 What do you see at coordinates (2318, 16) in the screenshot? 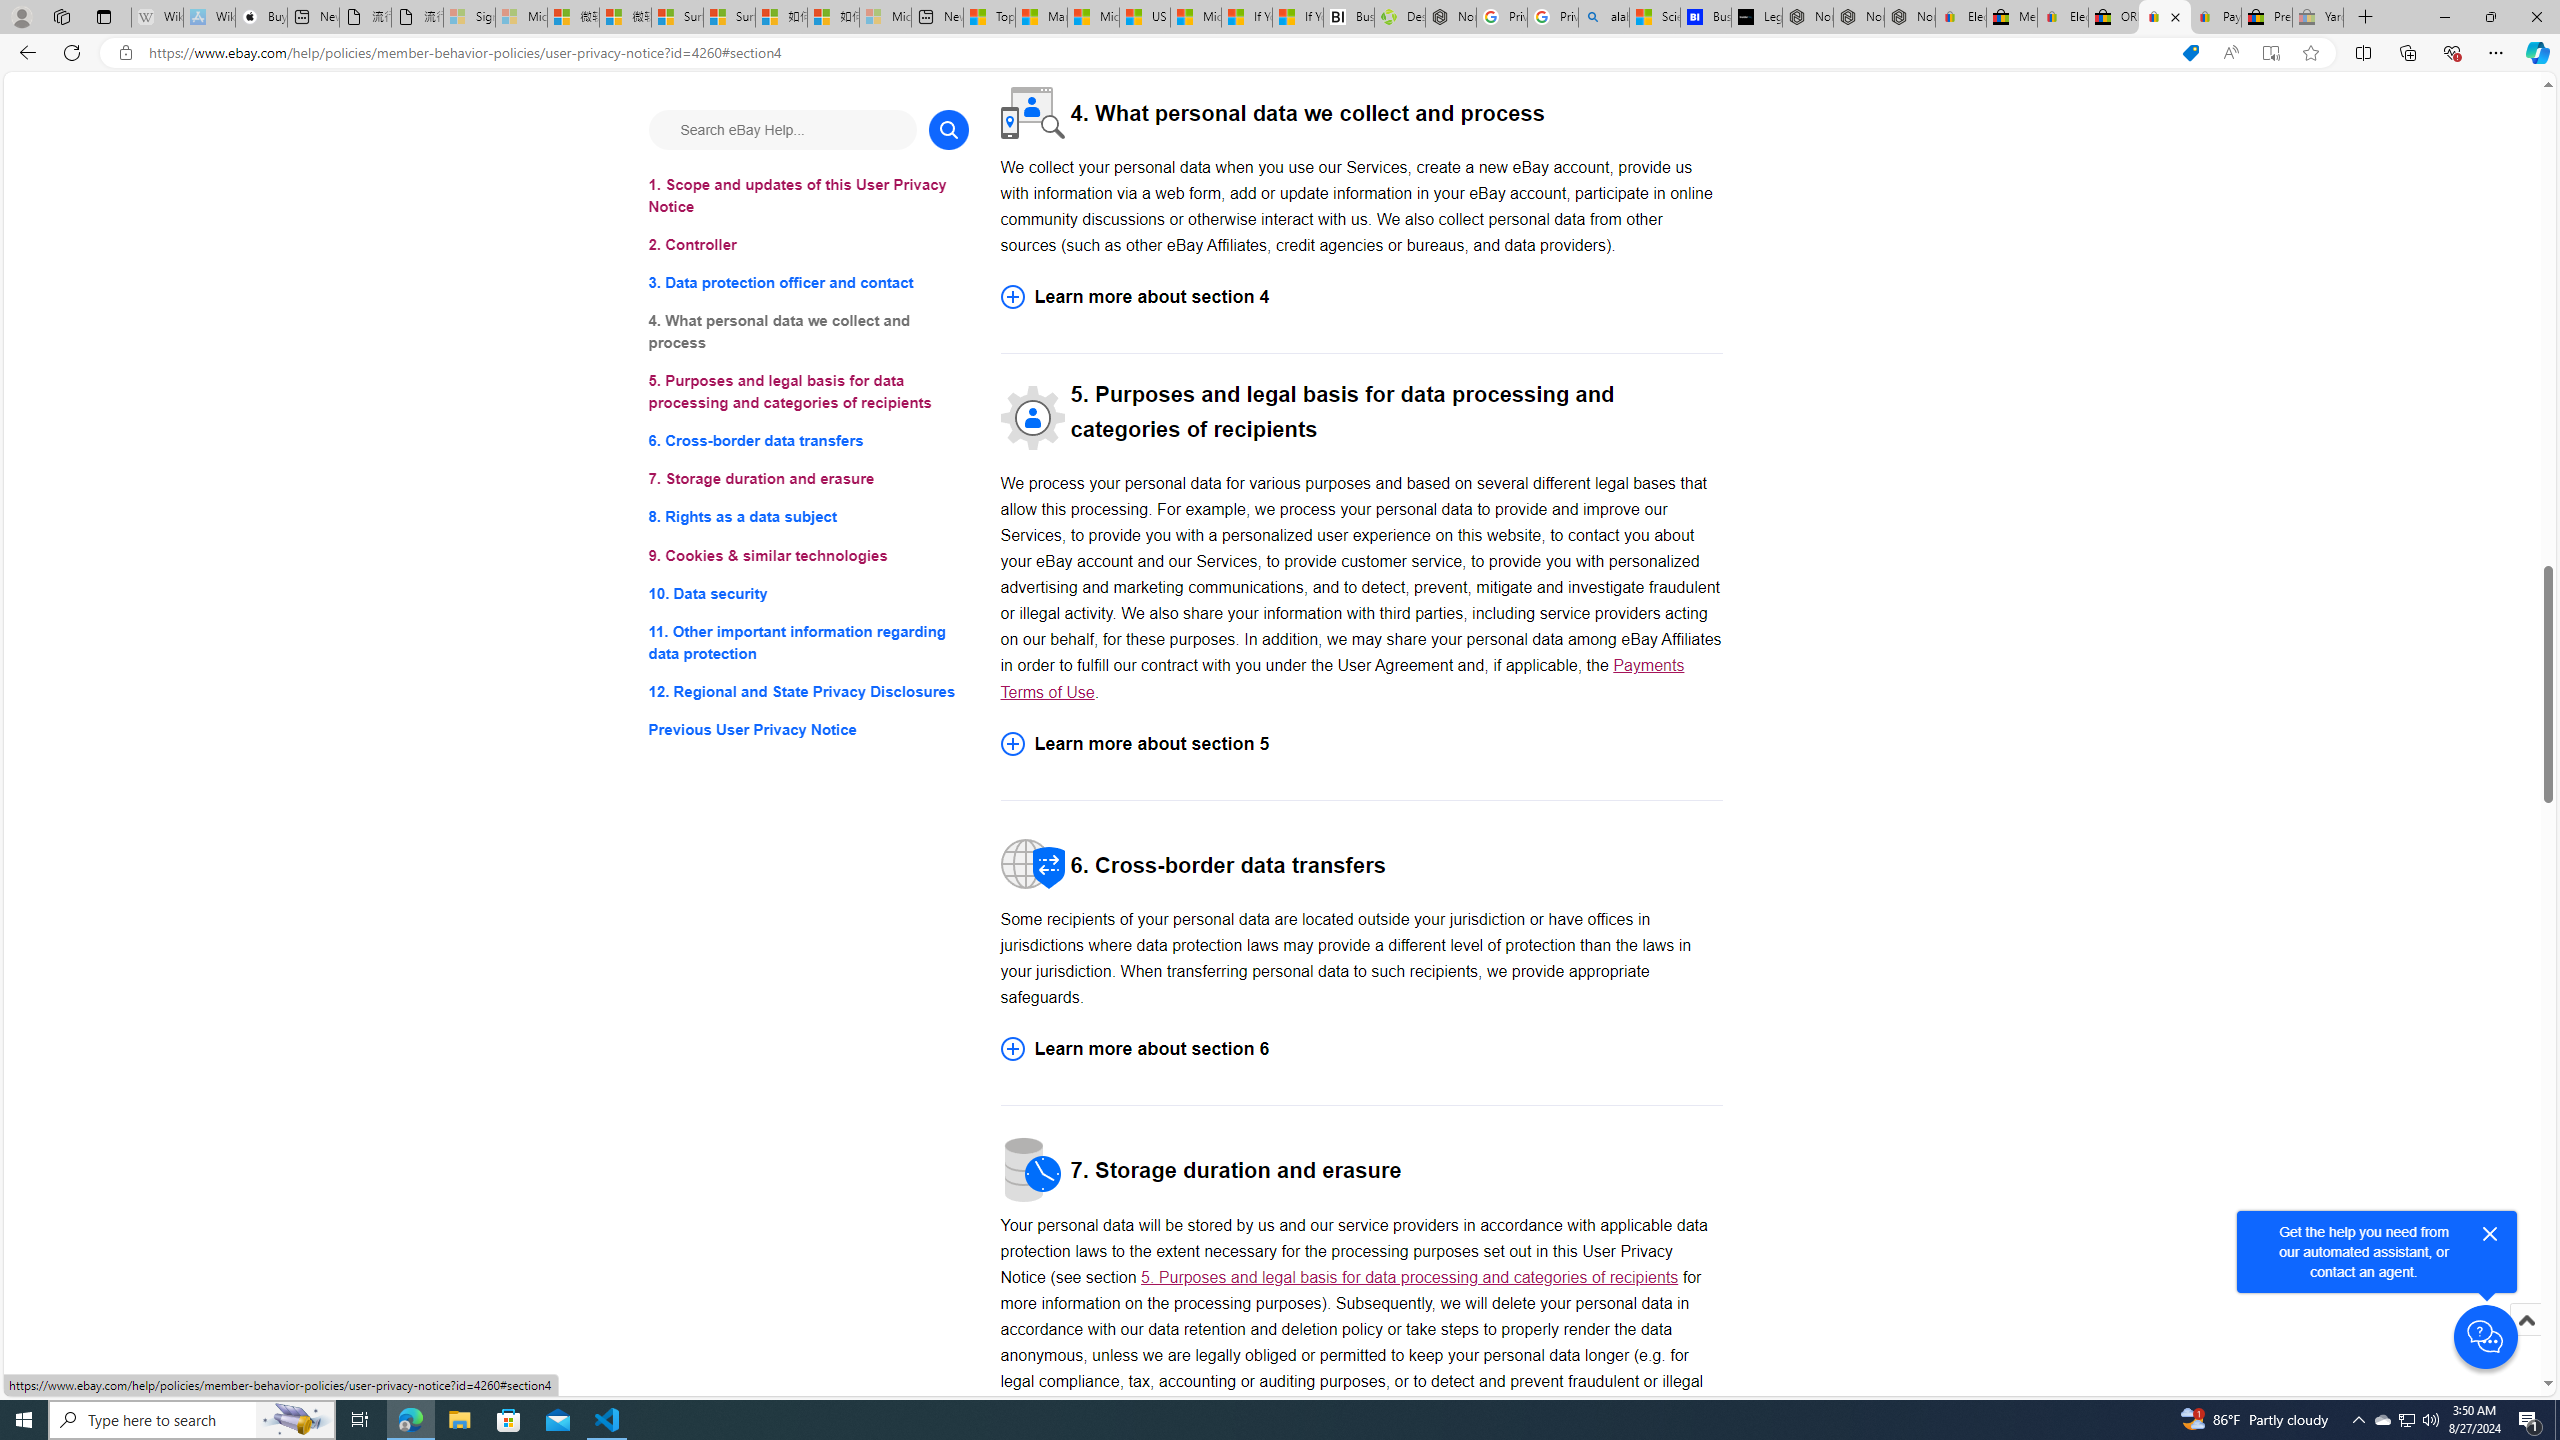
I see `'Yard, Garden & Outdoor Living - Sleeping'` at bounding box center [2318, 16].